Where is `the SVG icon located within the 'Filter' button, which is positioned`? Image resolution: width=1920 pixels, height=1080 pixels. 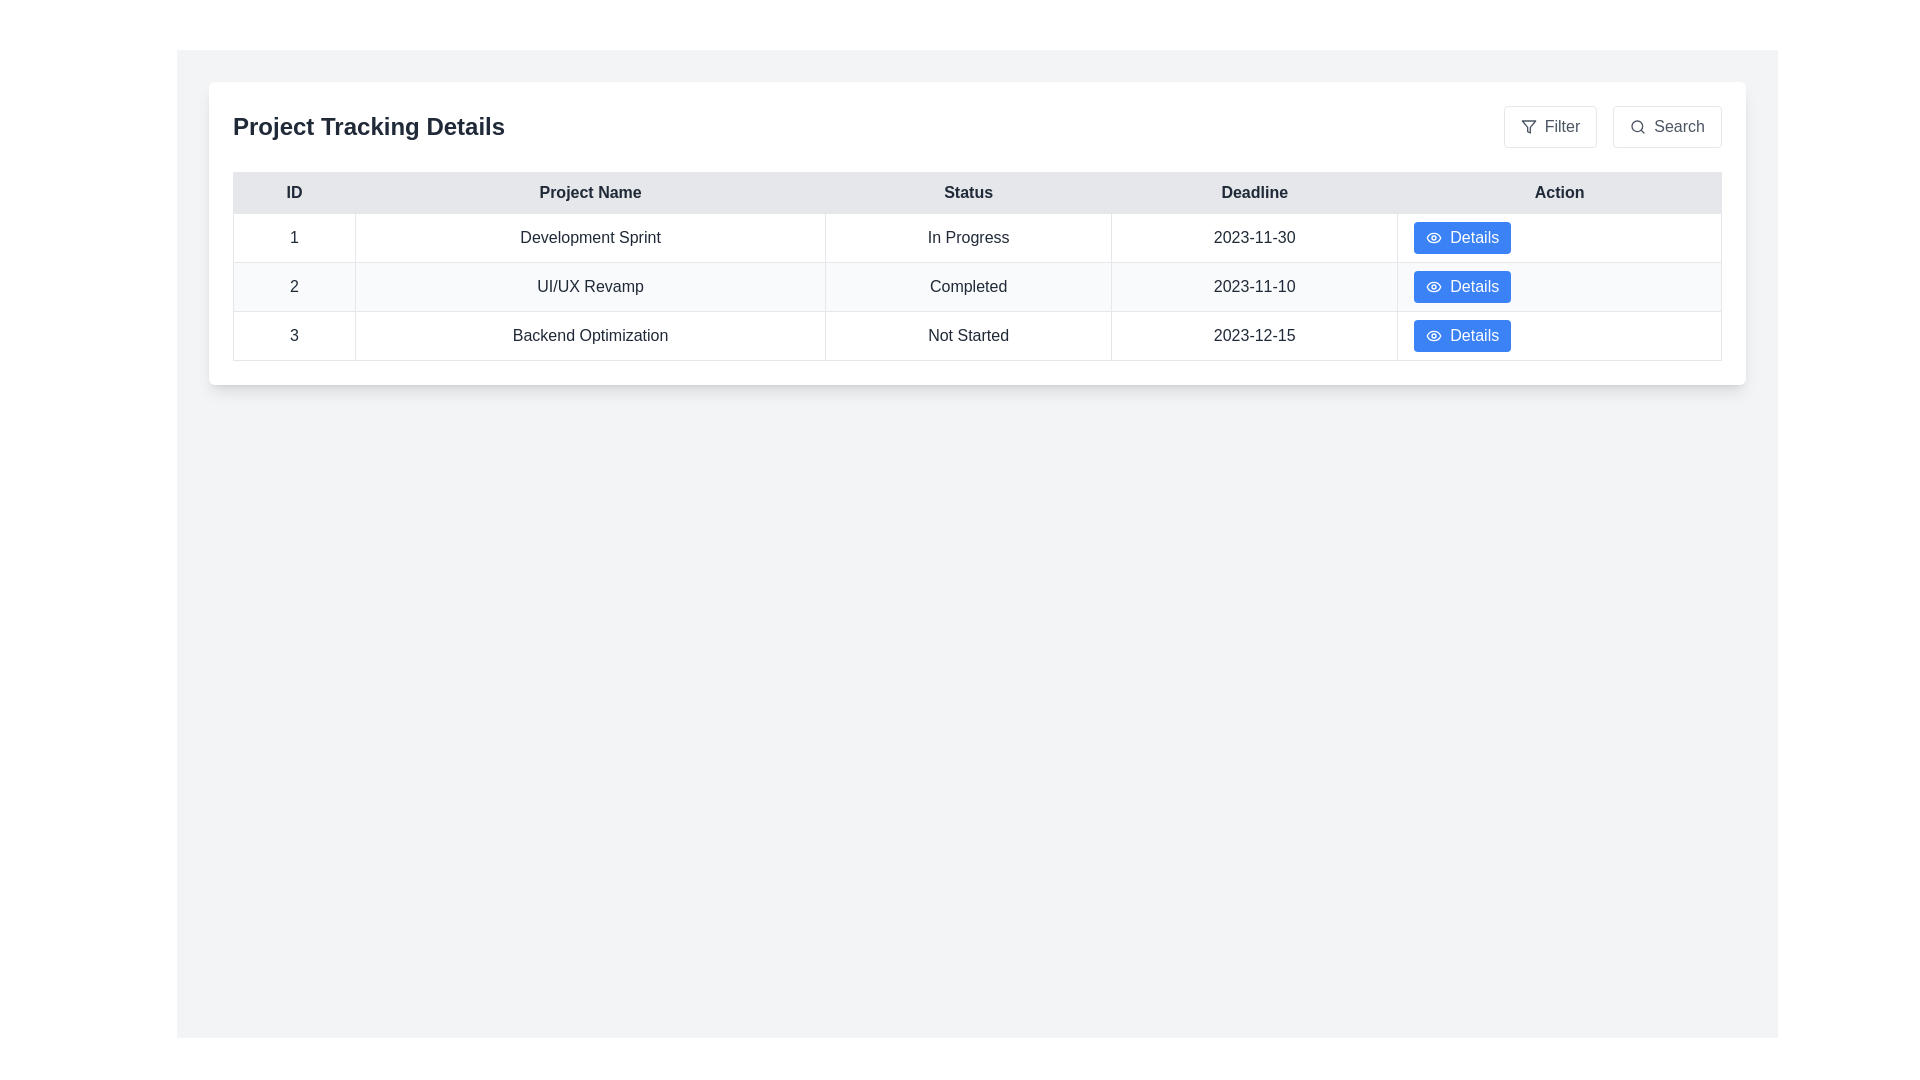 the SVG icon located within the 'Filter' button, which is positioned is located at coordinates (1527, 127).